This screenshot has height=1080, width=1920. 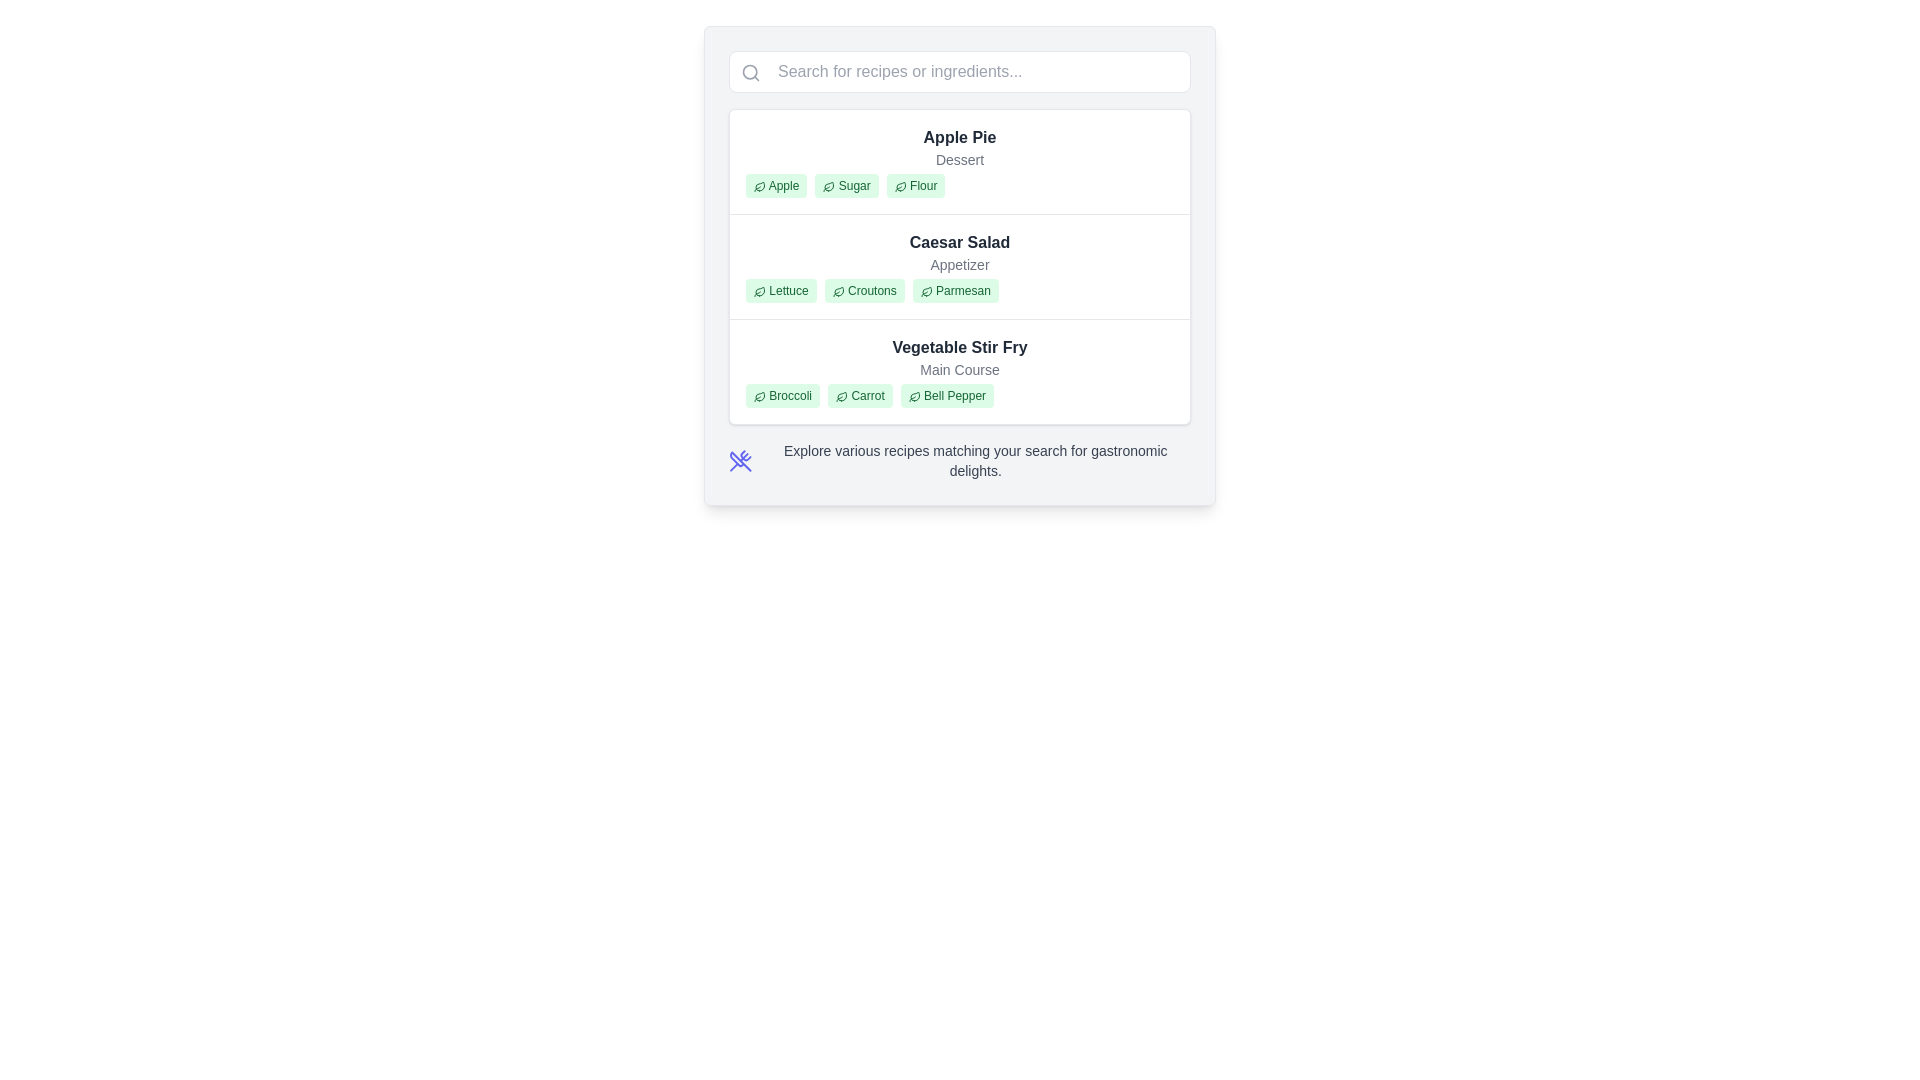 I want to click on horizontal tag list displaying the main ingredients of the 'Apple Pie' recipe, which is located beneath the 'Dessert' label in the Apple Pie card, so click(x=960, y=185).